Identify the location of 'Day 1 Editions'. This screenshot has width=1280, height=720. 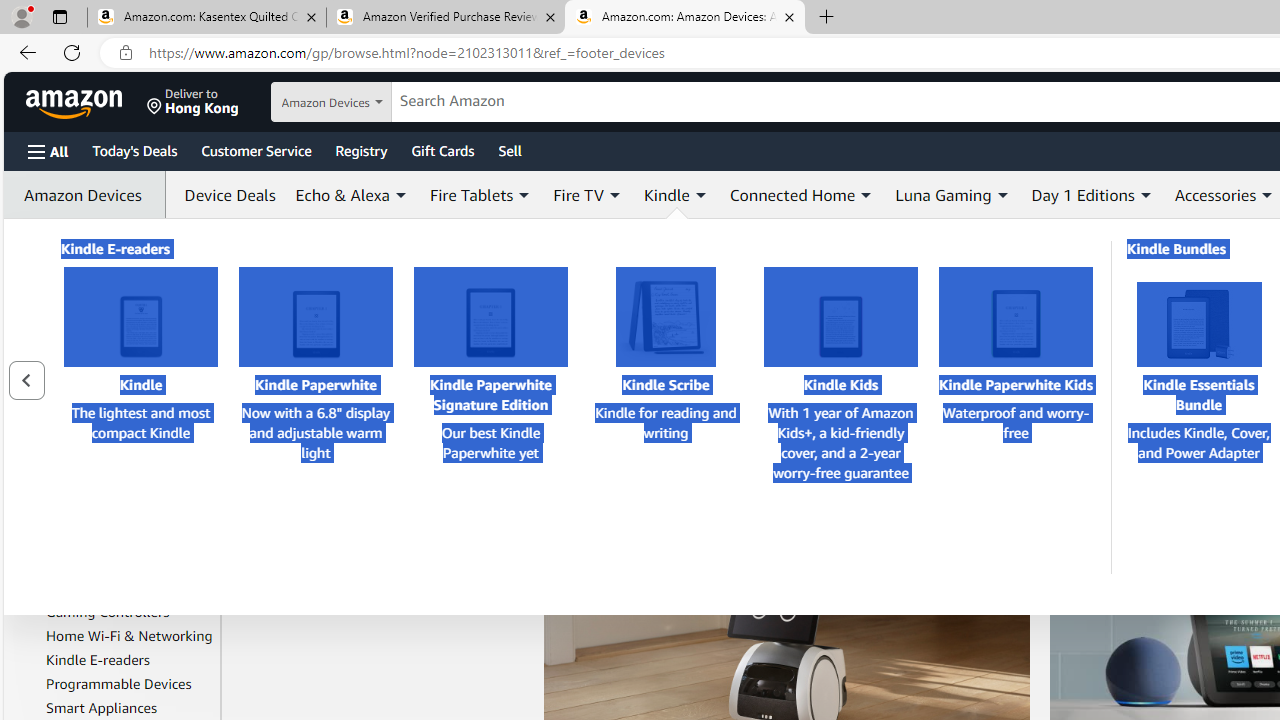
(1092, 195).